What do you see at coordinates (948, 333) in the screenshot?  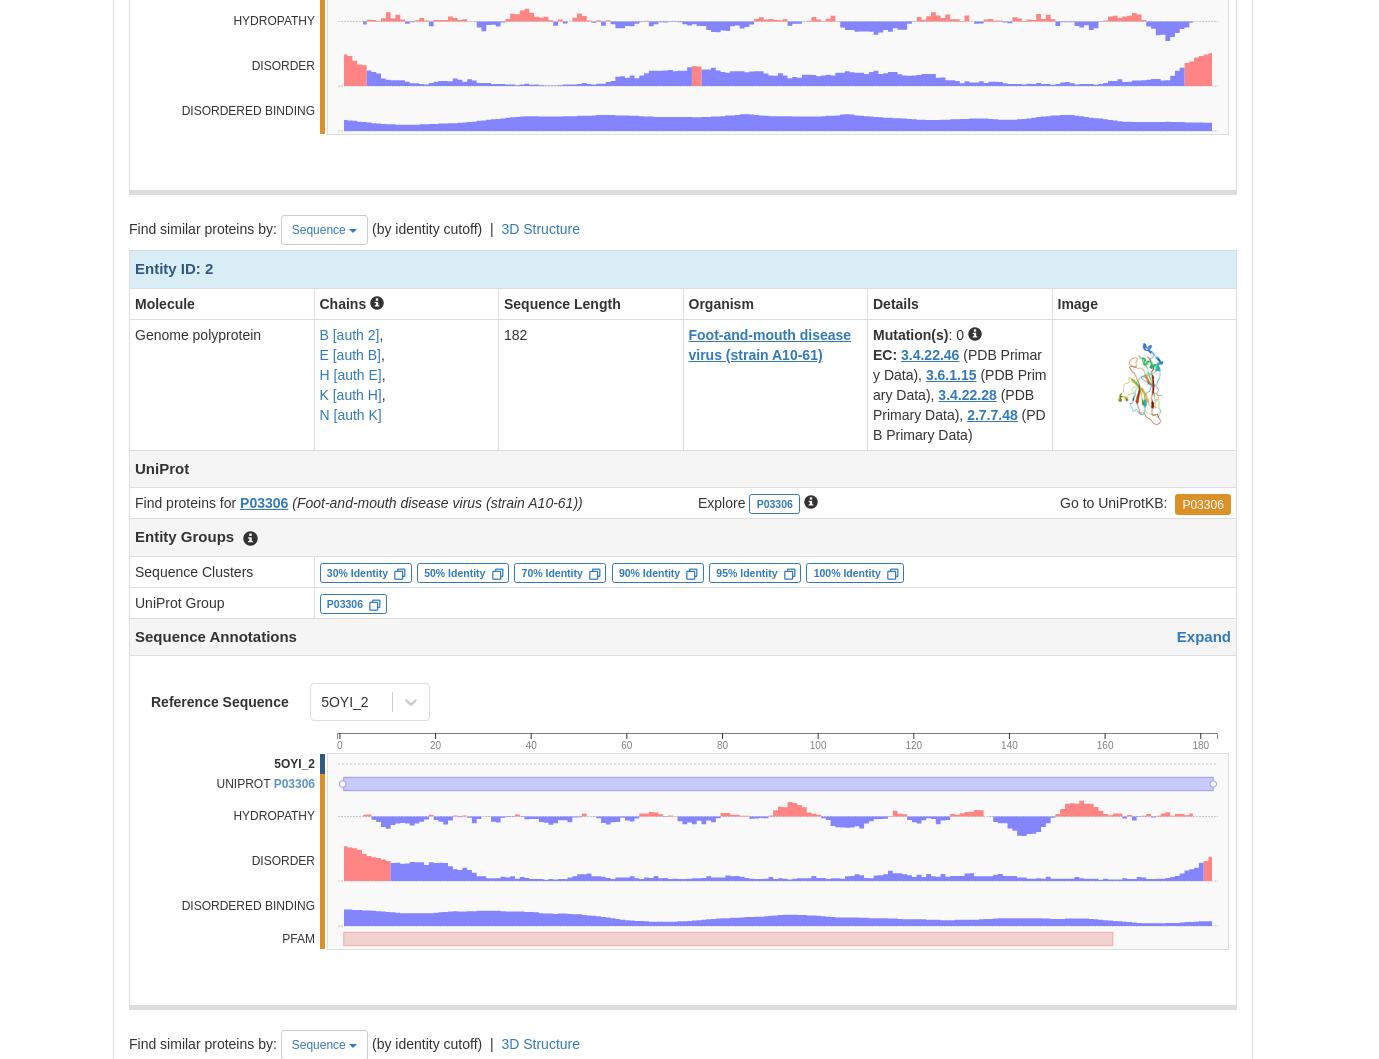 I see `': 0'` at bounding box center [948, 333].